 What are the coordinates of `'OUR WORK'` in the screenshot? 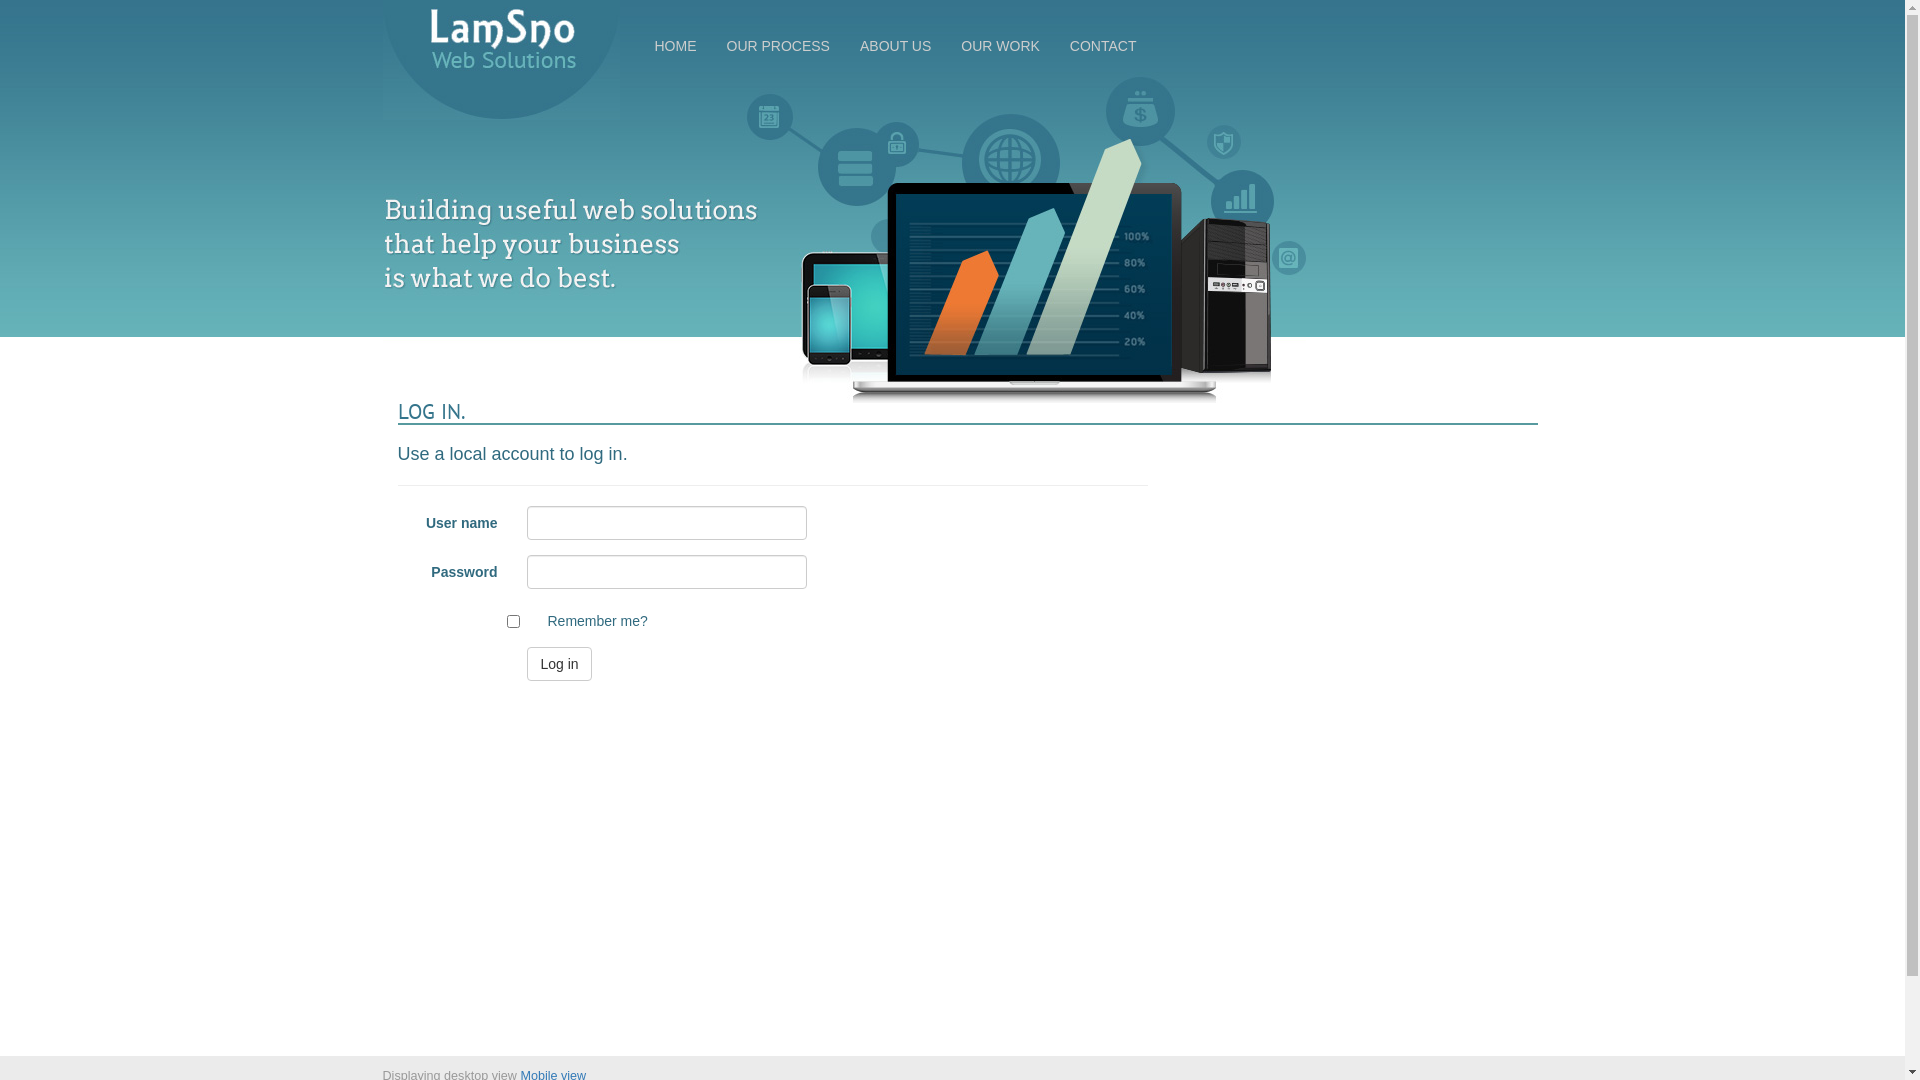 It's located at (1000, 45).